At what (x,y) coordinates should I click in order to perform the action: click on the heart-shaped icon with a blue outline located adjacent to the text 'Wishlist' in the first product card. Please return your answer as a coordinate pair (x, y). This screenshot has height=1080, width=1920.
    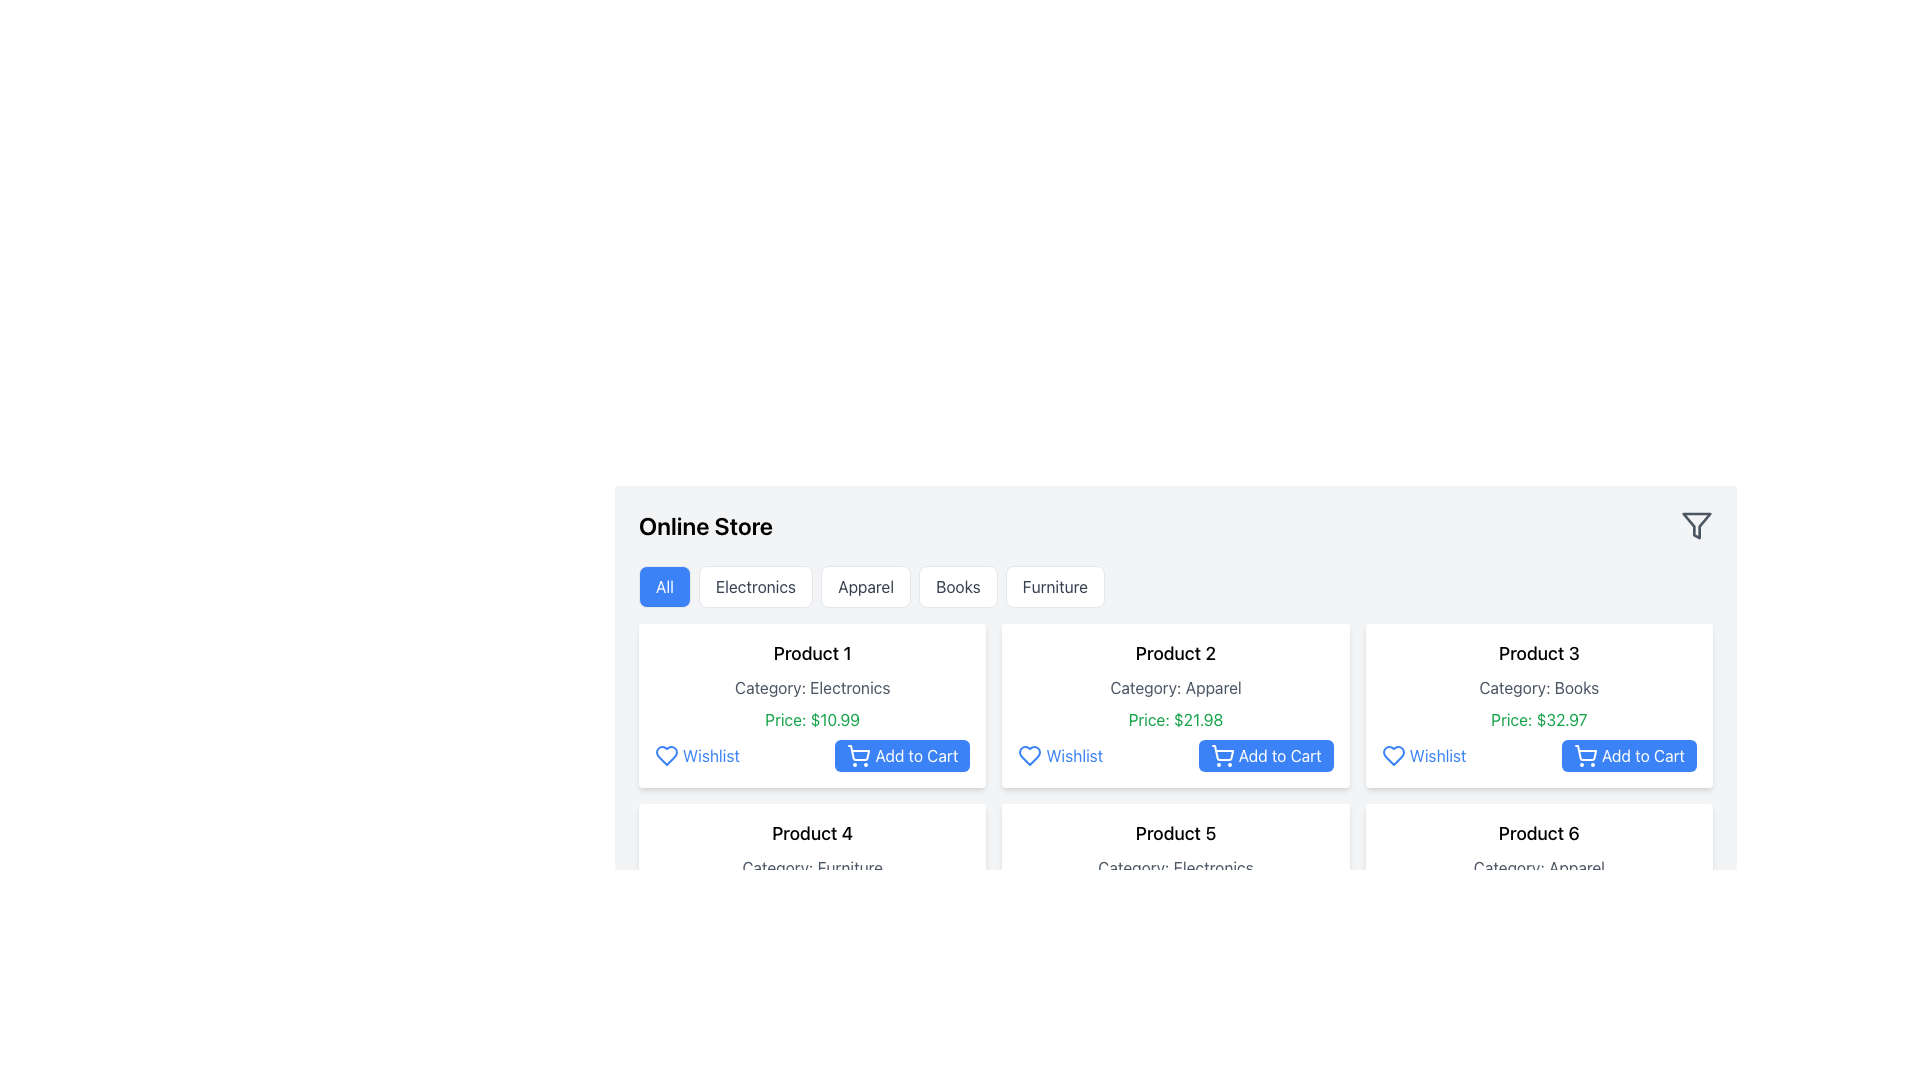
    Looking at the image, I should click on (667, 756).